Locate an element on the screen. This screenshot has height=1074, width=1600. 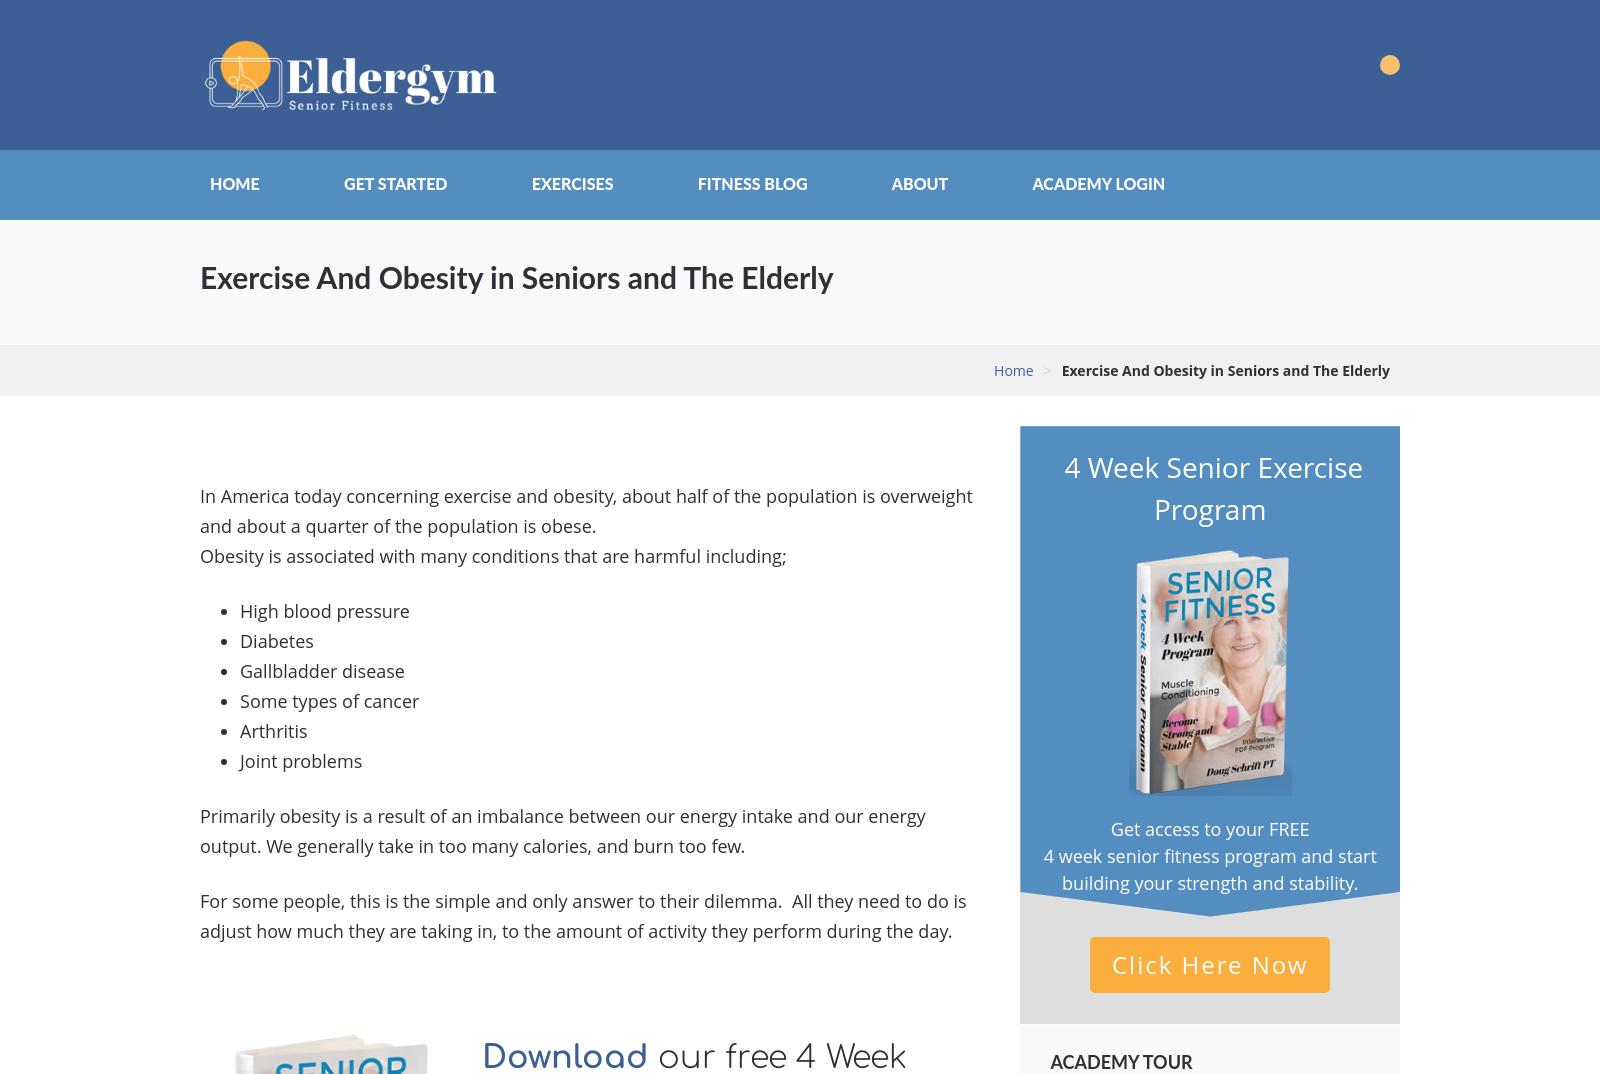
'About' is located at coordinates (890, 185).